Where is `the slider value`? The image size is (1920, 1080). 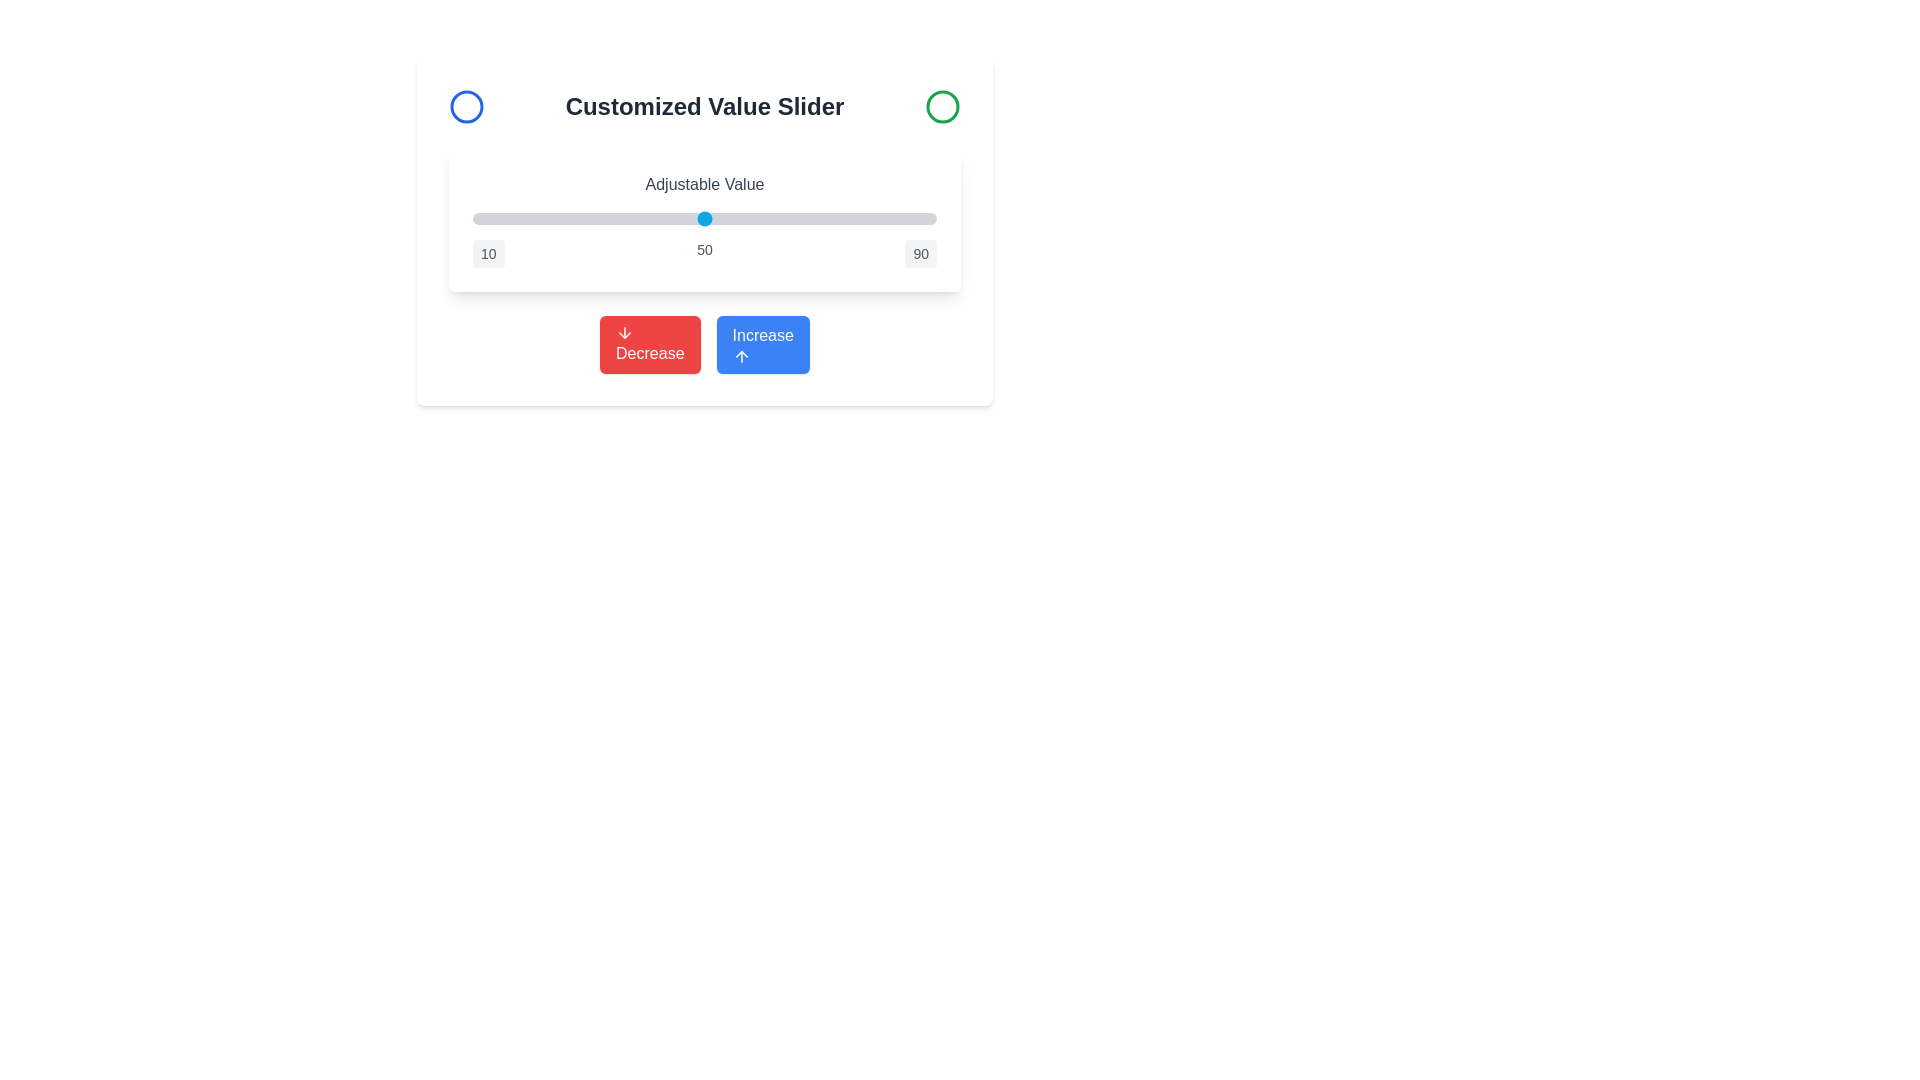
the slider value is located at coordinates (536, 219).